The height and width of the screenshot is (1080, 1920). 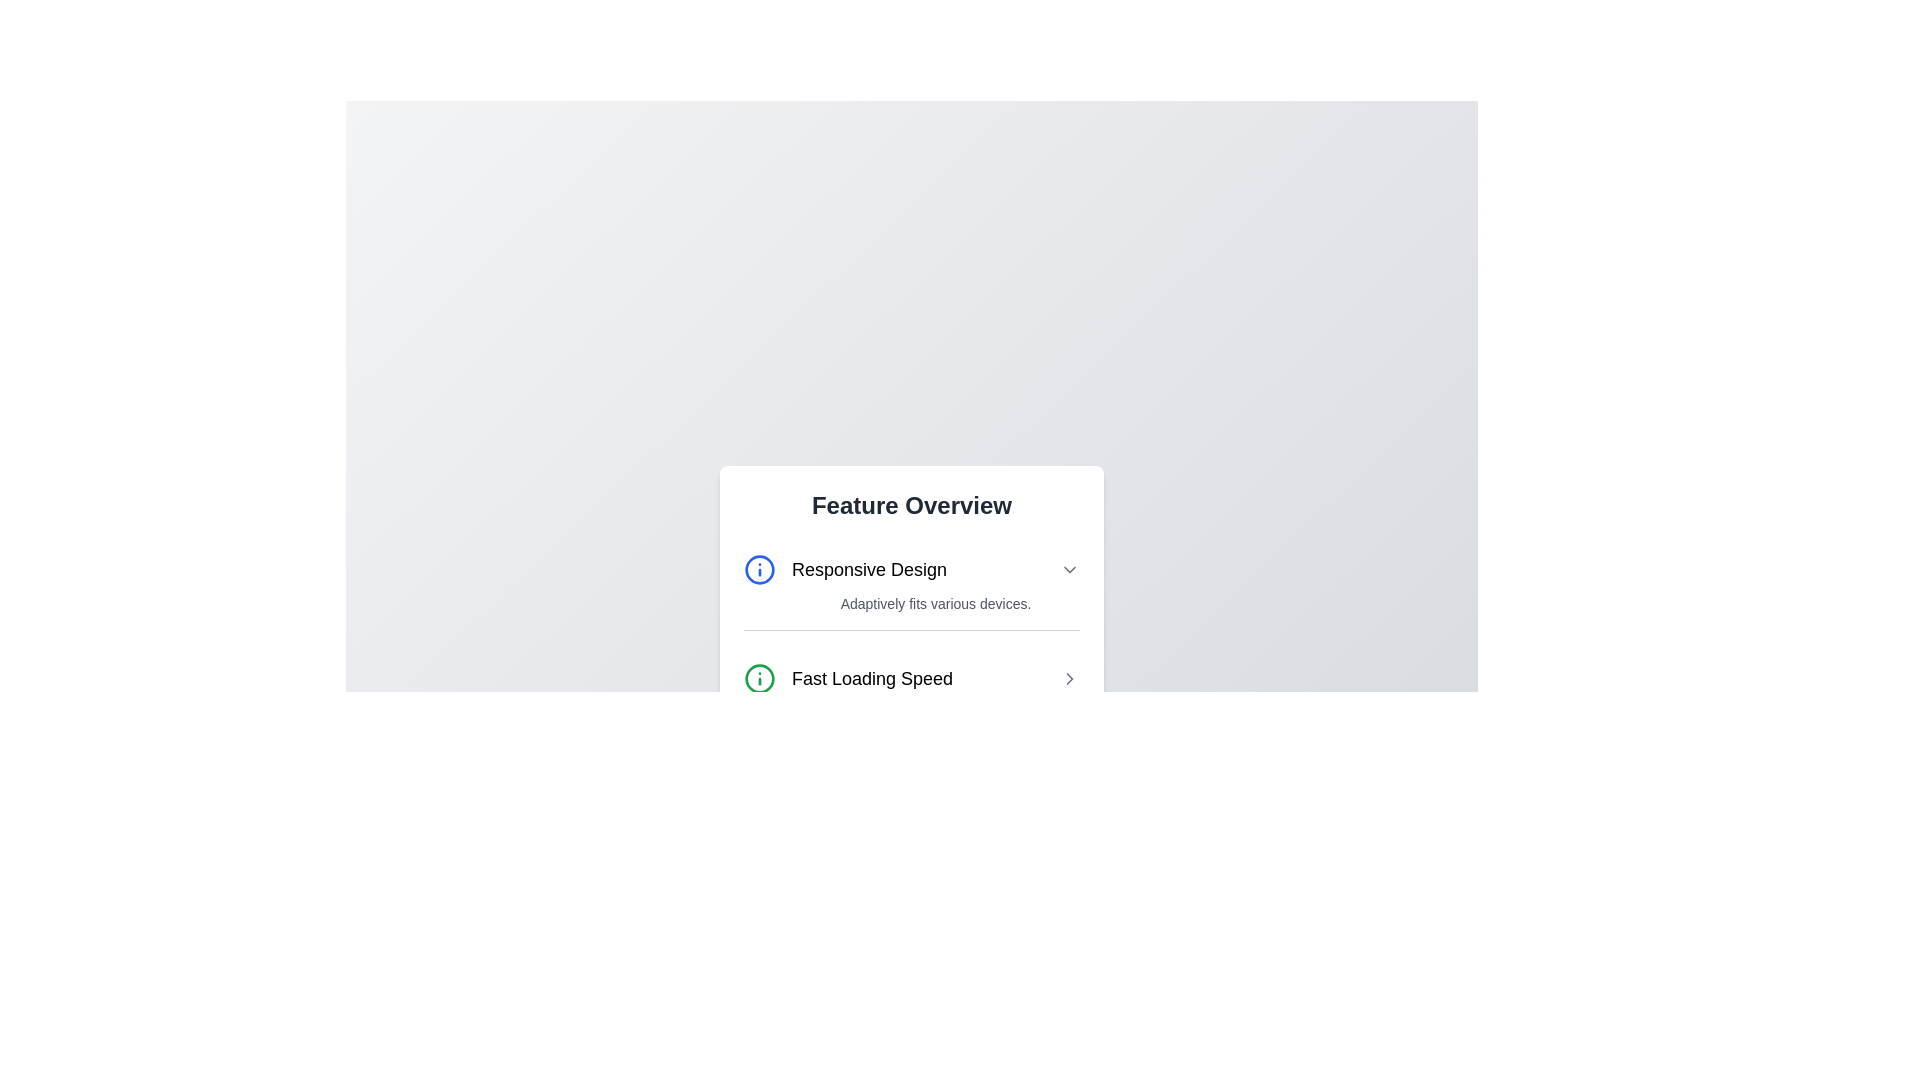 I want to click on the Dropdown toggle icon located at the top-right of the 'Responsive Design' section, so click(x=1069, y=569).